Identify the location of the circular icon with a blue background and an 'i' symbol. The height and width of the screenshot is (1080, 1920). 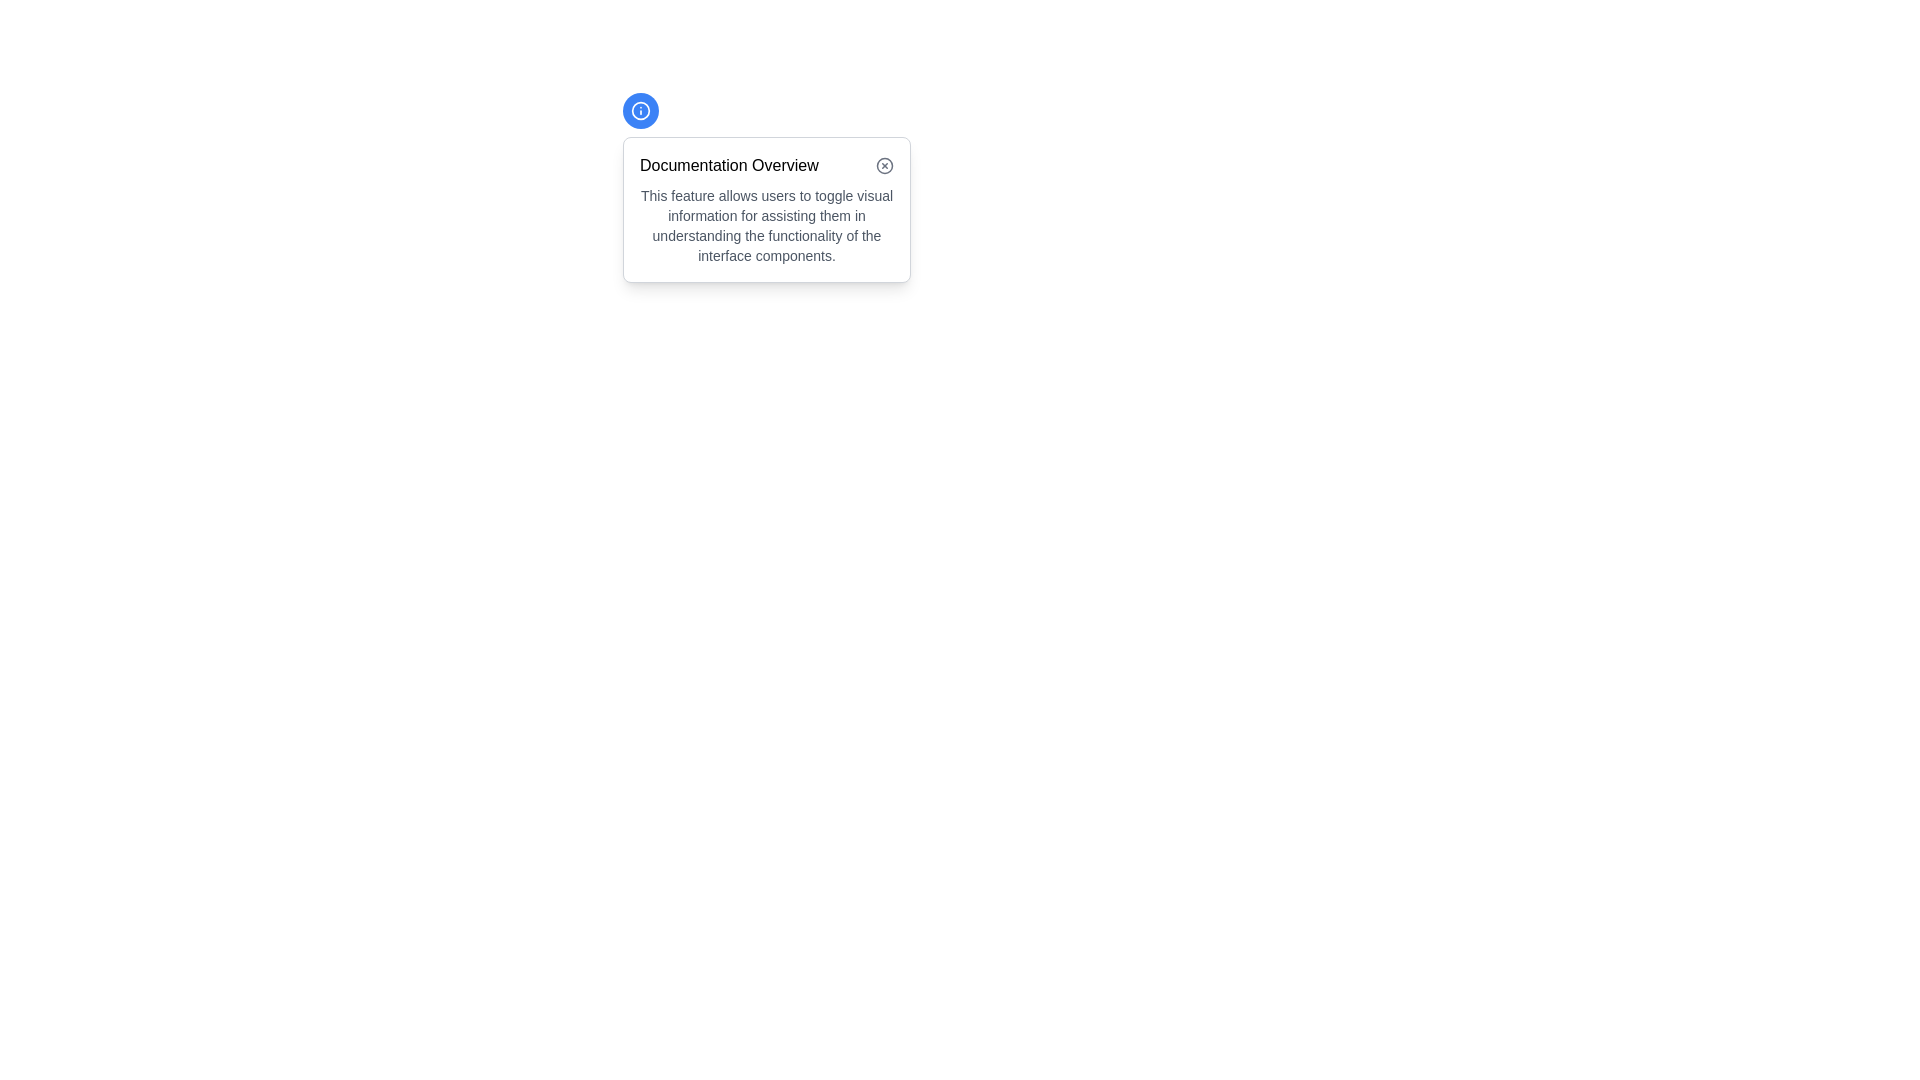
(641, 111).